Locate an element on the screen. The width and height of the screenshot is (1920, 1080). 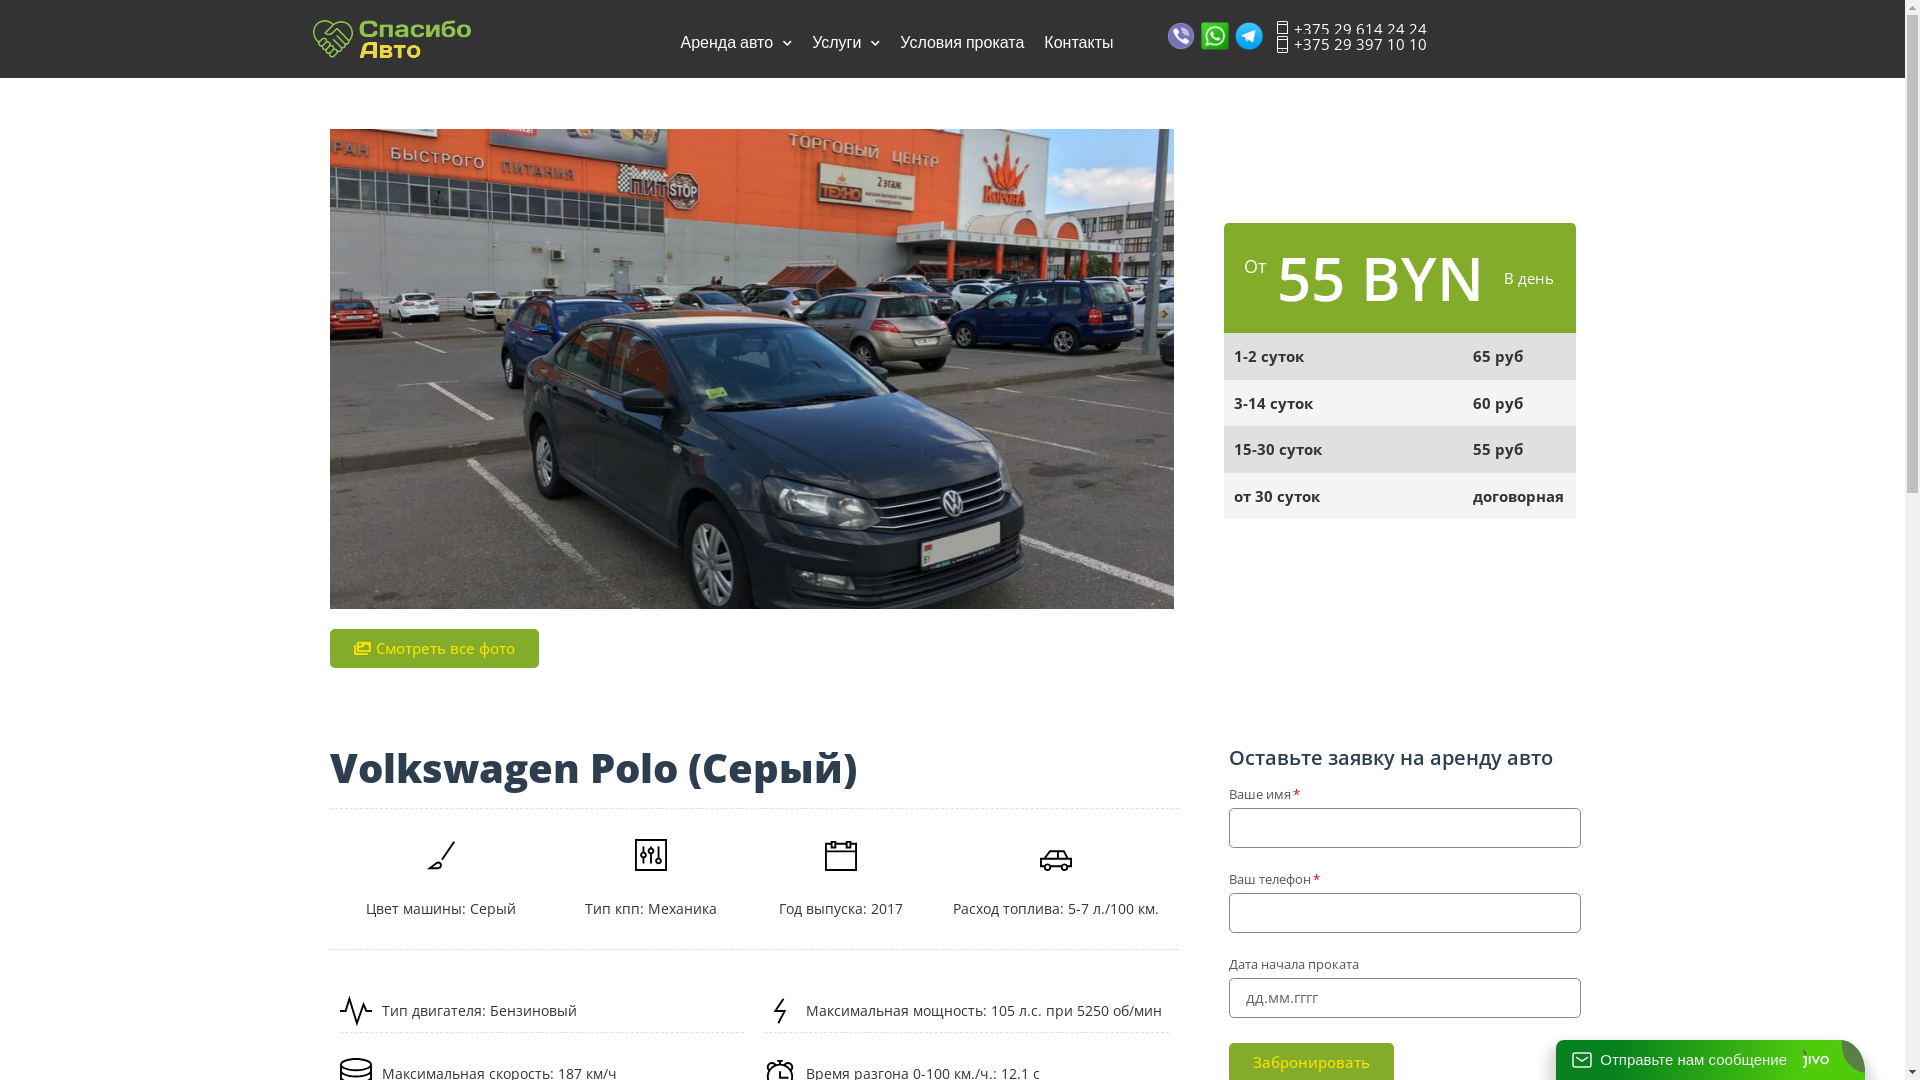
'+375 29 614 24 24' is located at coordinates (1350, 29).